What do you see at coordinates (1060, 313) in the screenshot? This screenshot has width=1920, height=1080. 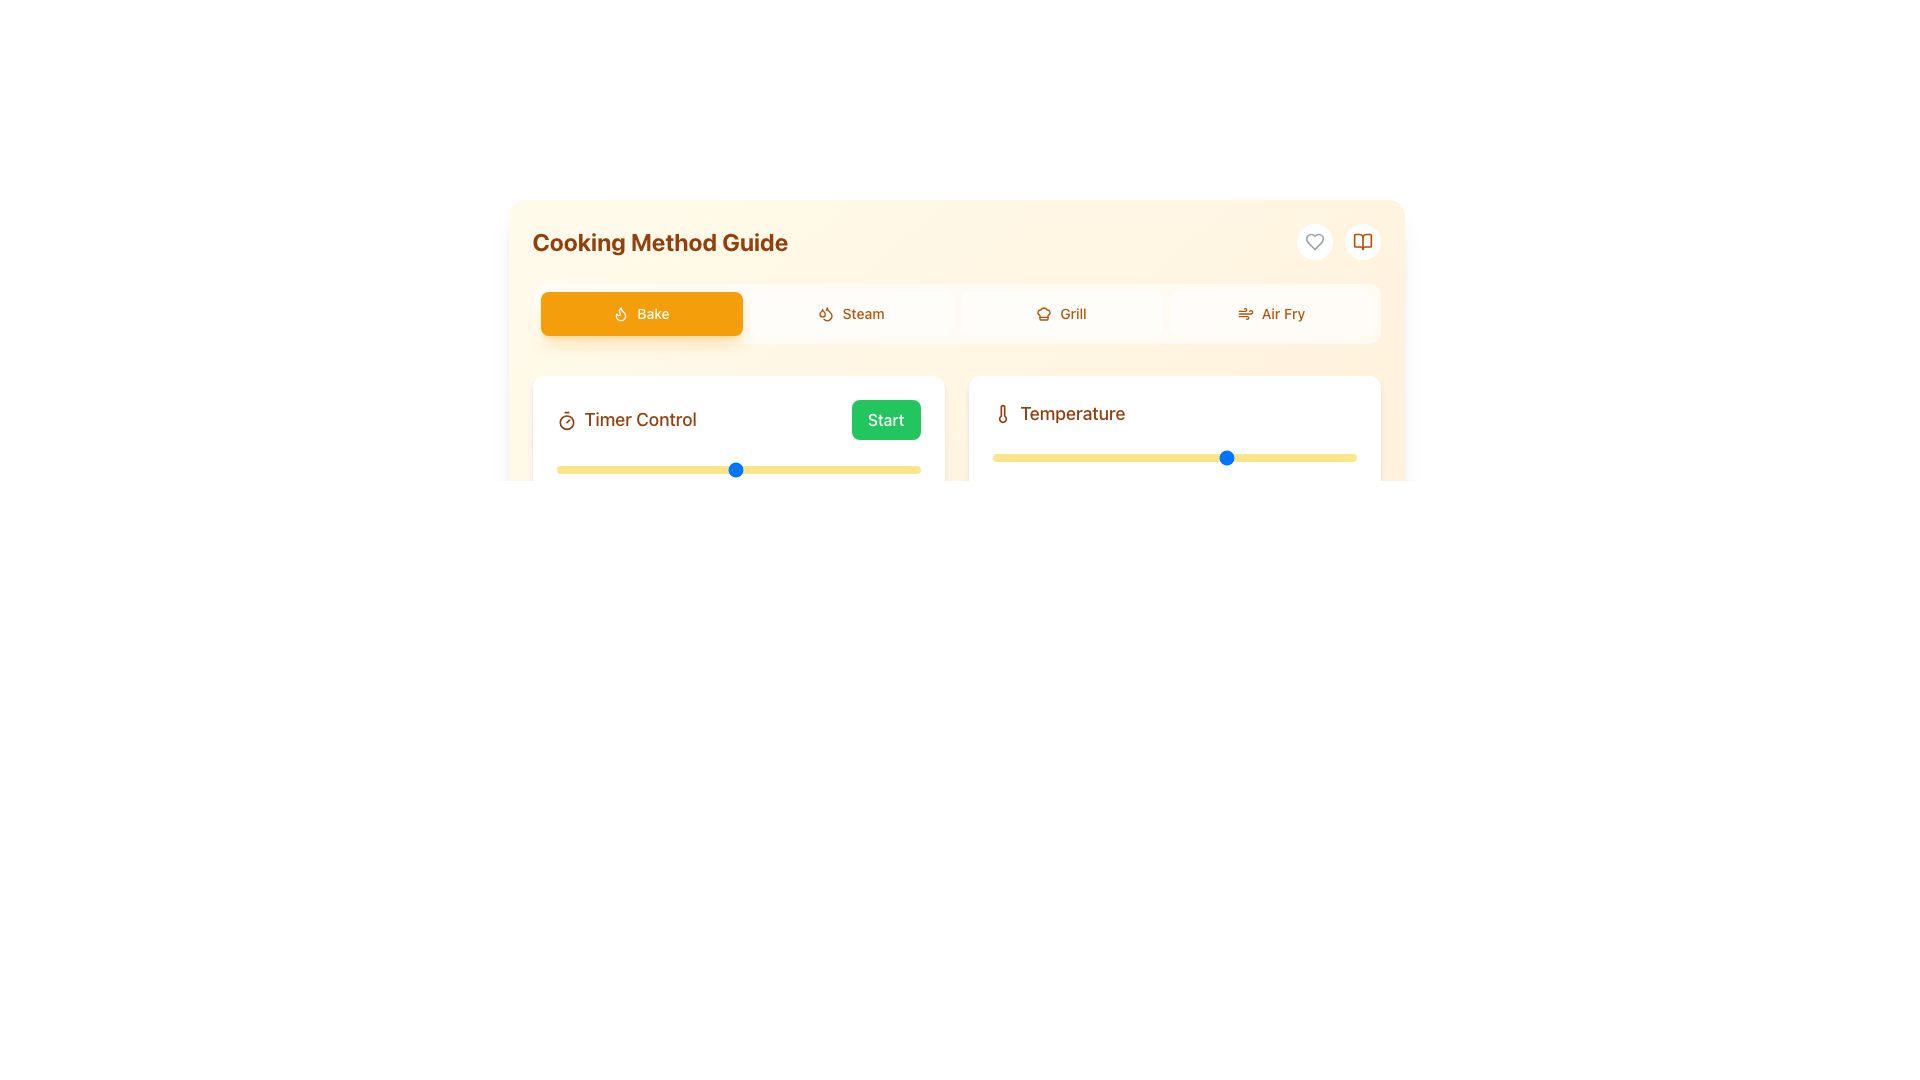 I see `the 'Grill' button located in the upper section of the interface, third from the left in the horizontal array of cooking method buttons` at bounding box center [1060, 313].